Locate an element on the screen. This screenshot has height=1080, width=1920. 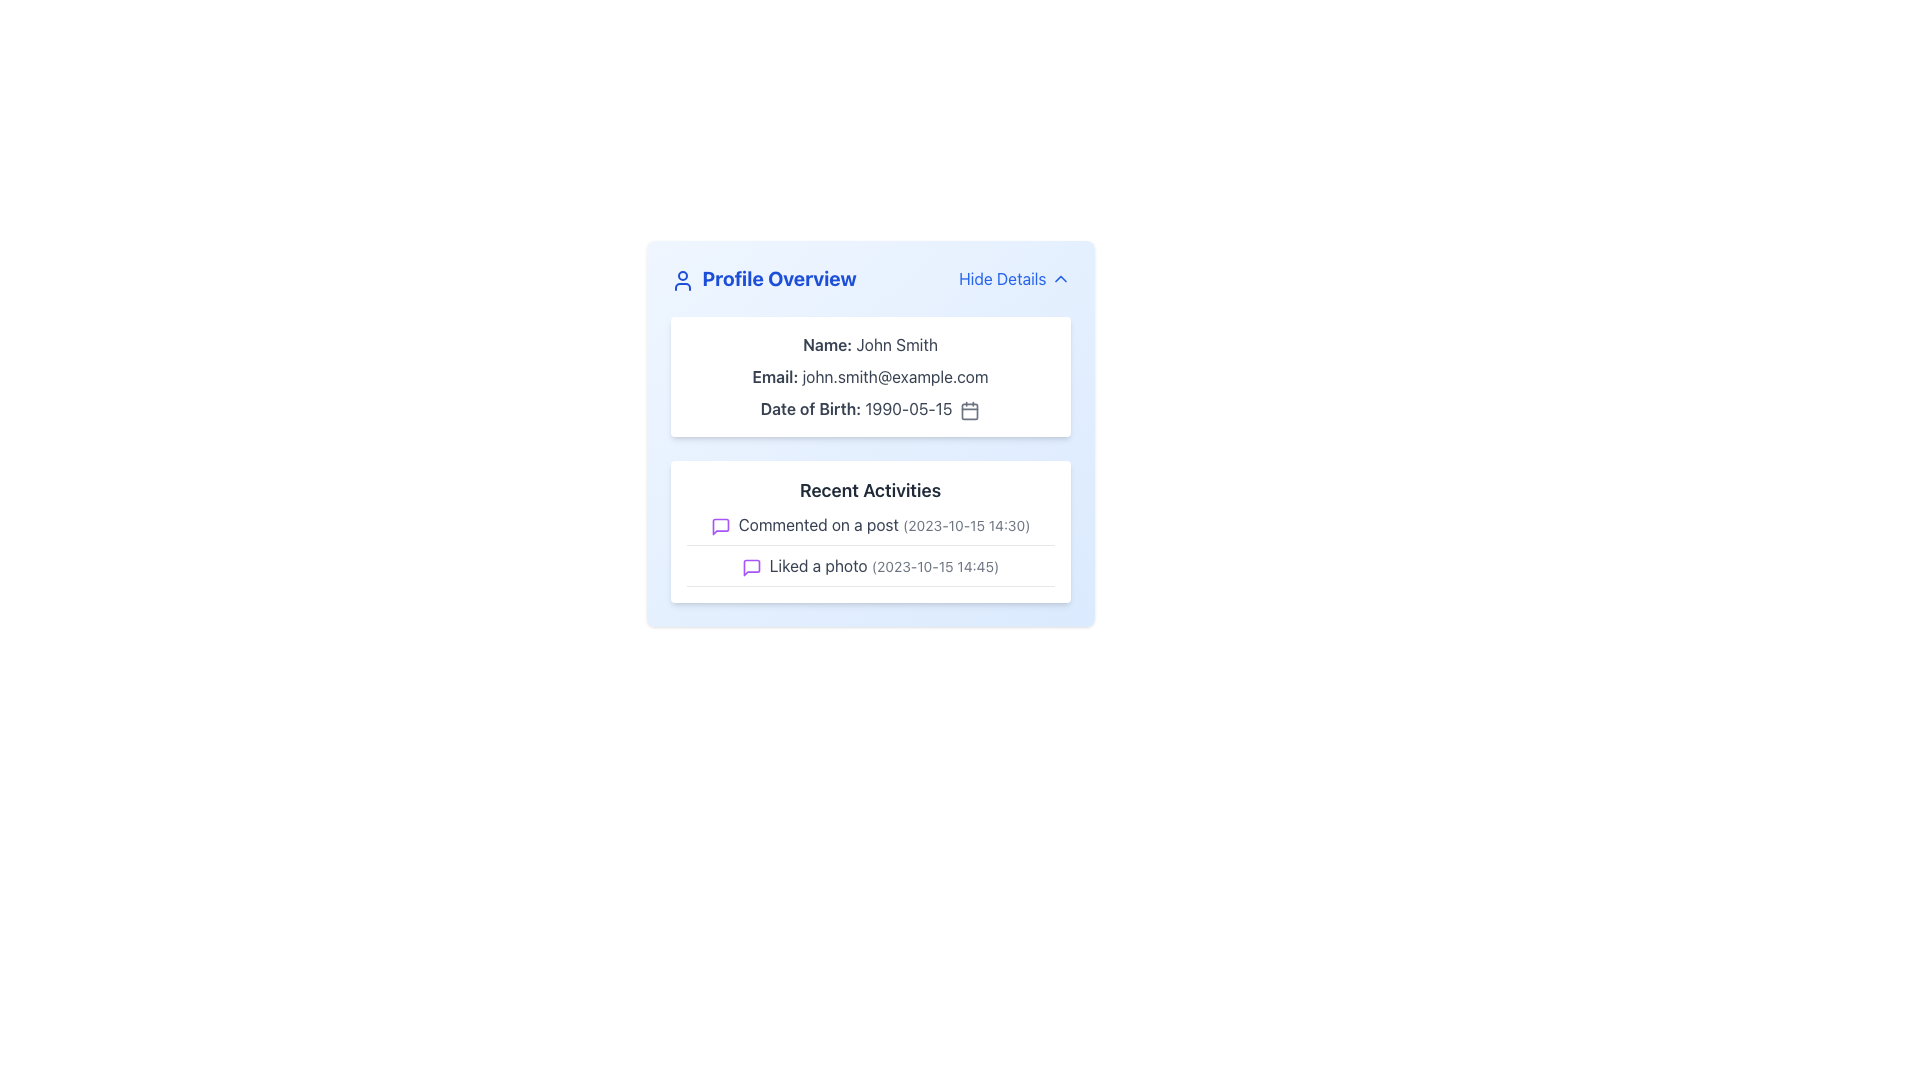
the first entry in the 'Recent Activities' section that logs a user comment on a post dated October 15, 2023, at 14:30 is located at coordinates (870, 528).